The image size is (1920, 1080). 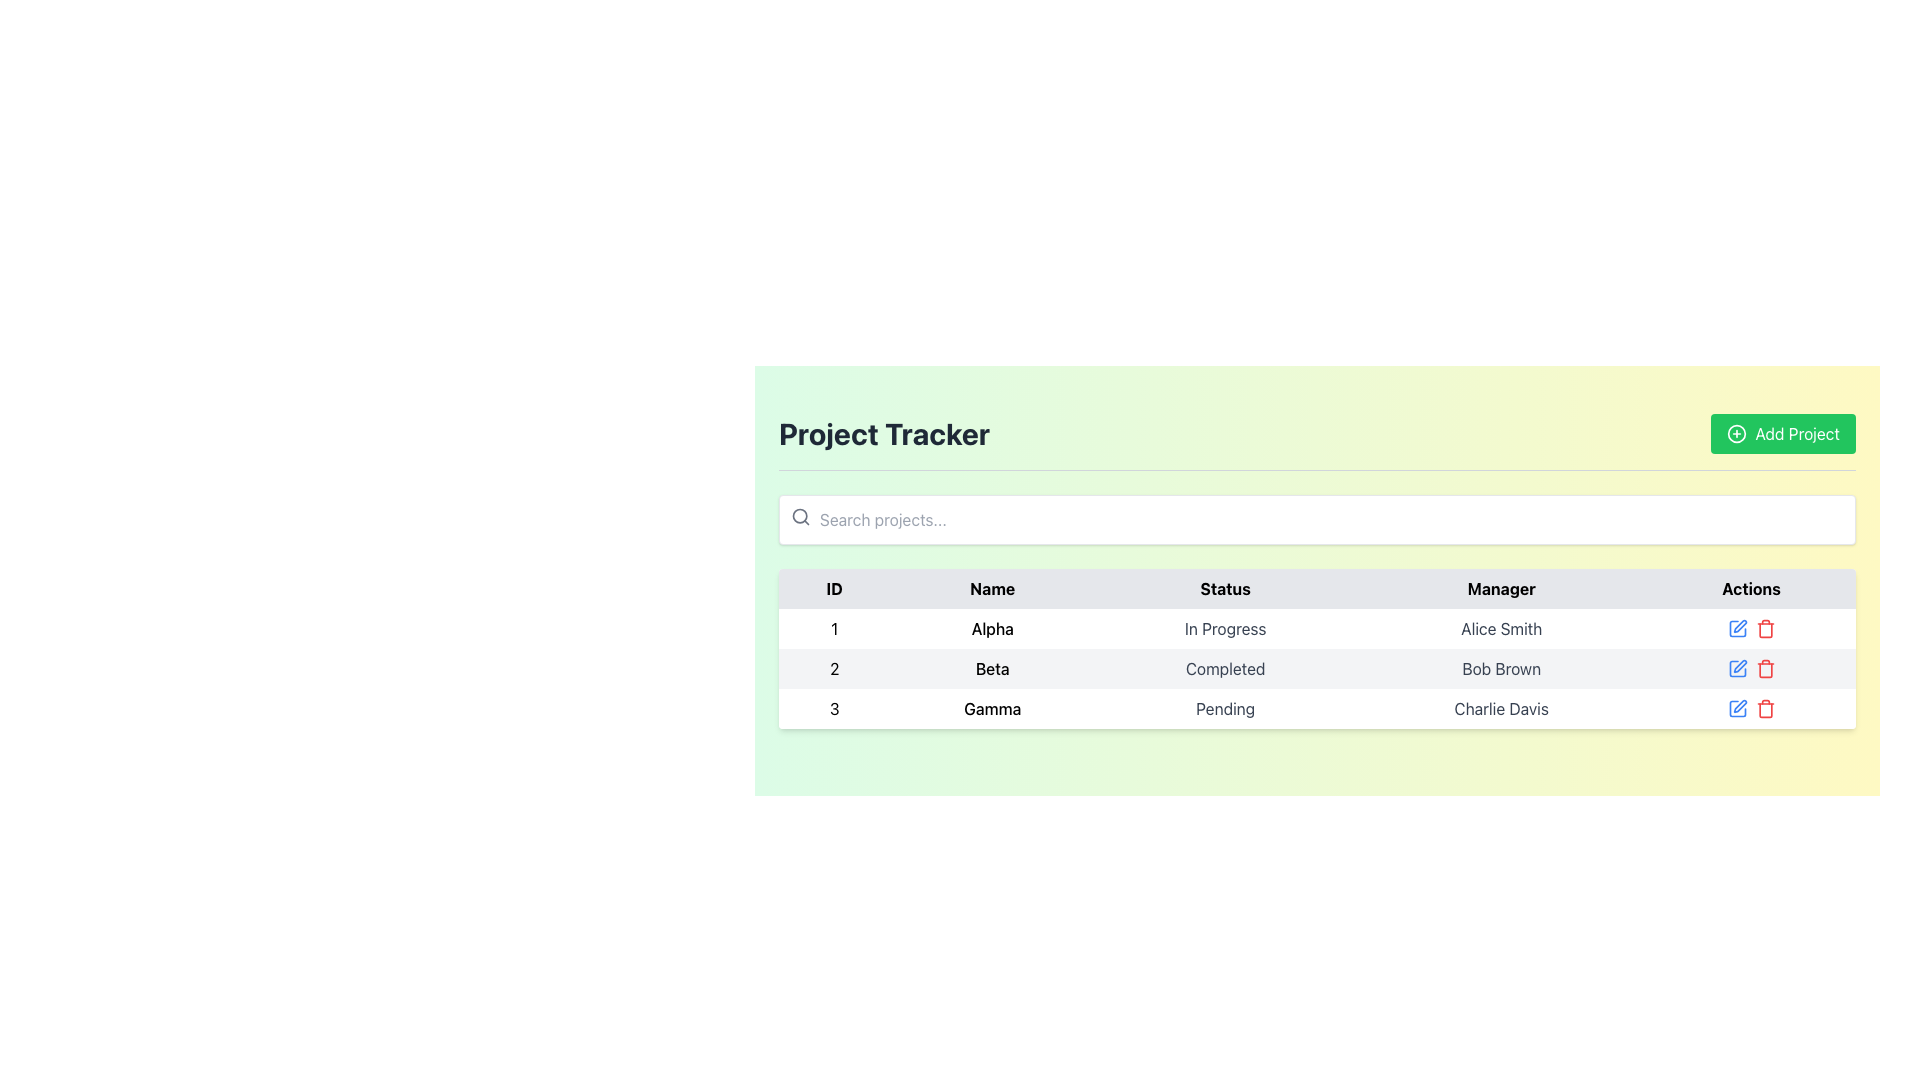 What do you see at coordinates (992, 627) in the screenshot?
I see `the Text label representing the project name located in the second column of the first row of the table grid, which is under the 'Name' heading and positioned between the 'ID' column and the 'Status' column` at bounding box center [992, 627].